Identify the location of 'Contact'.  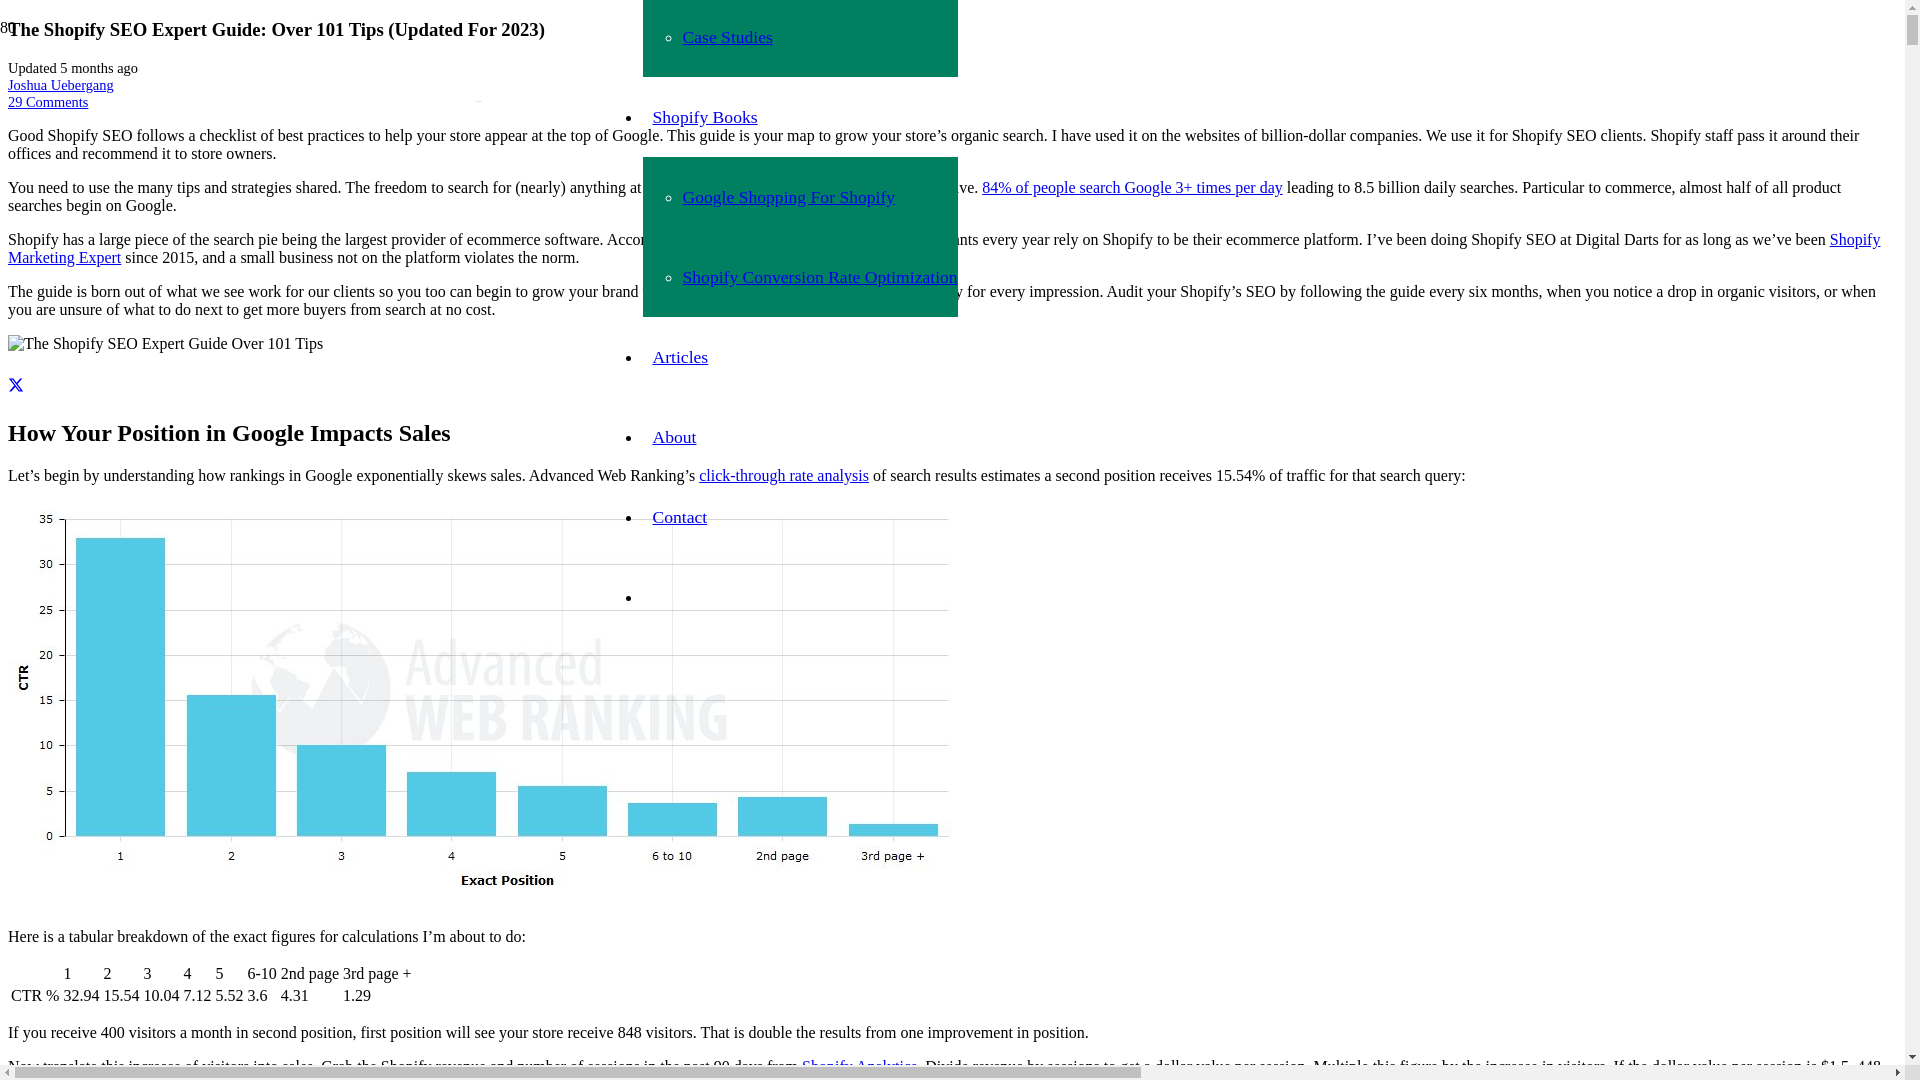
(679, 515).